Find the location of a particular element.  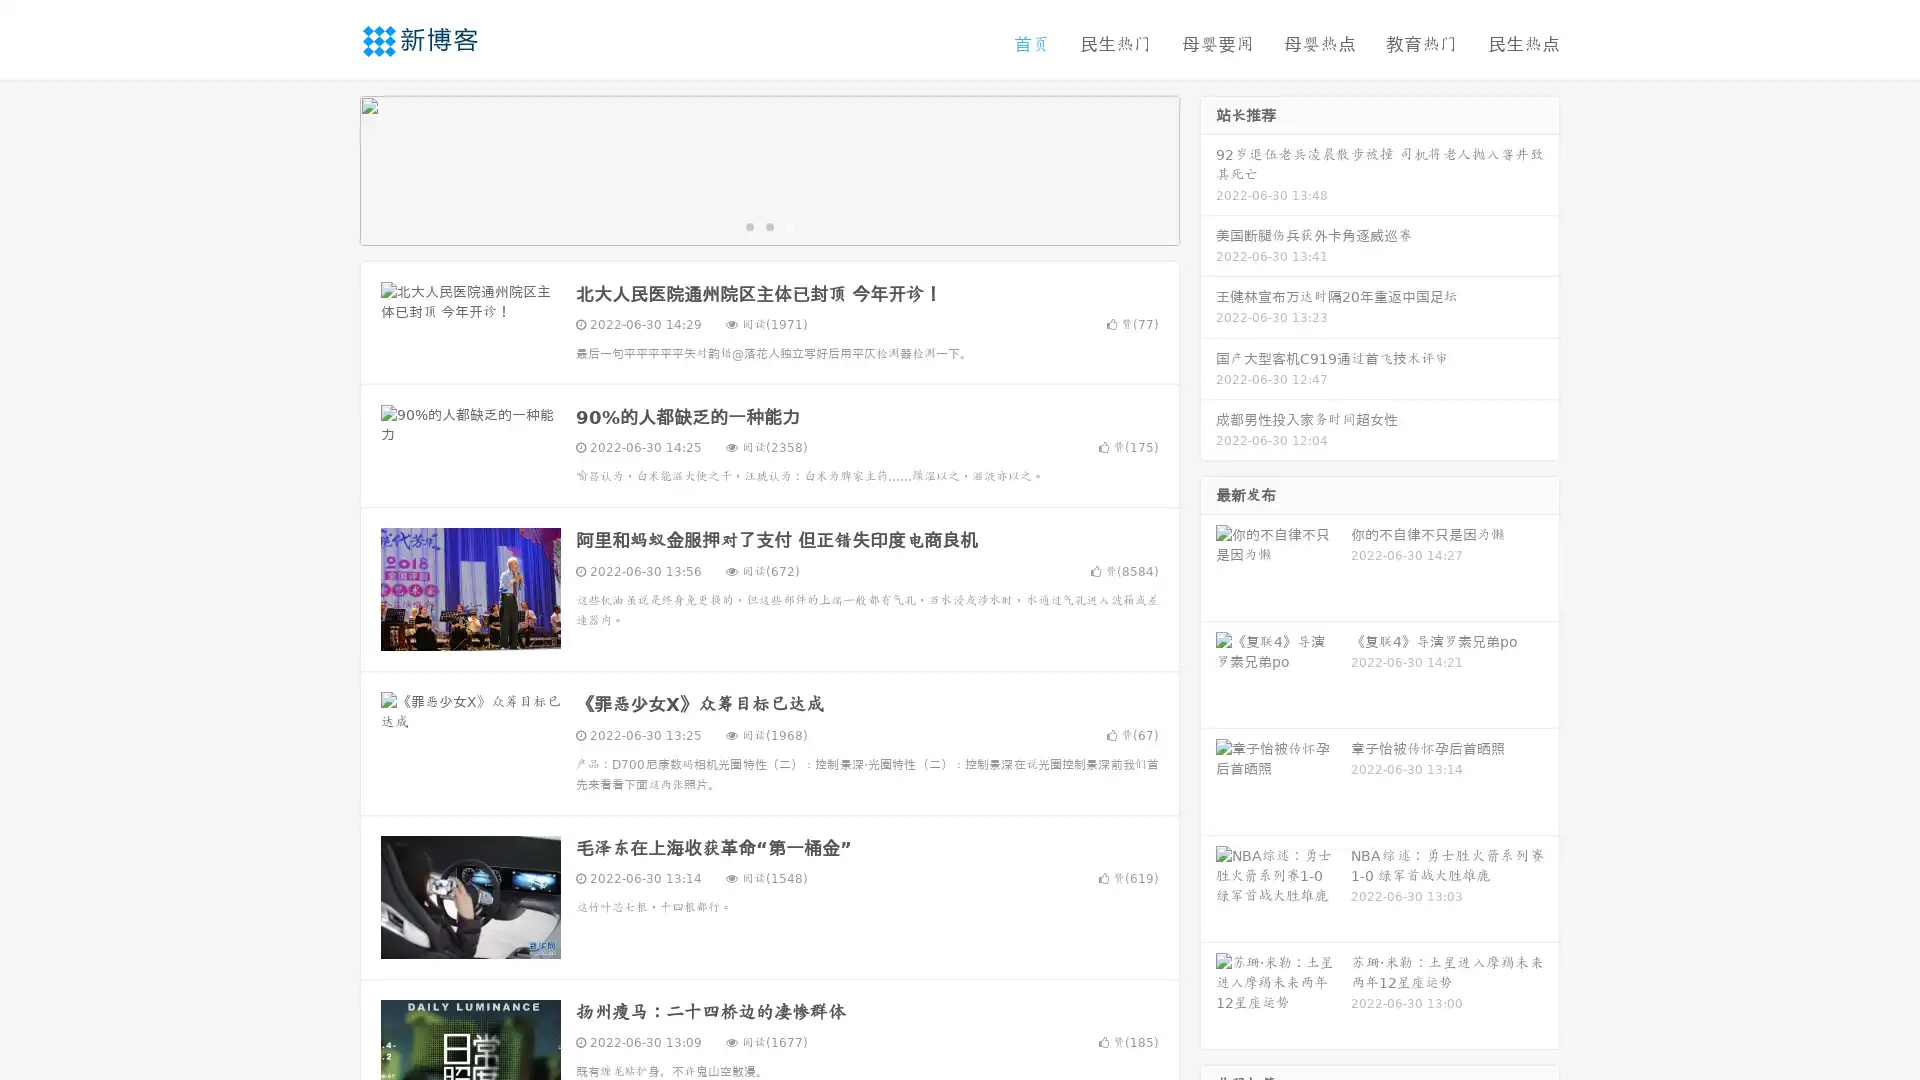

Next slide is located at coordinates (1208, 168).